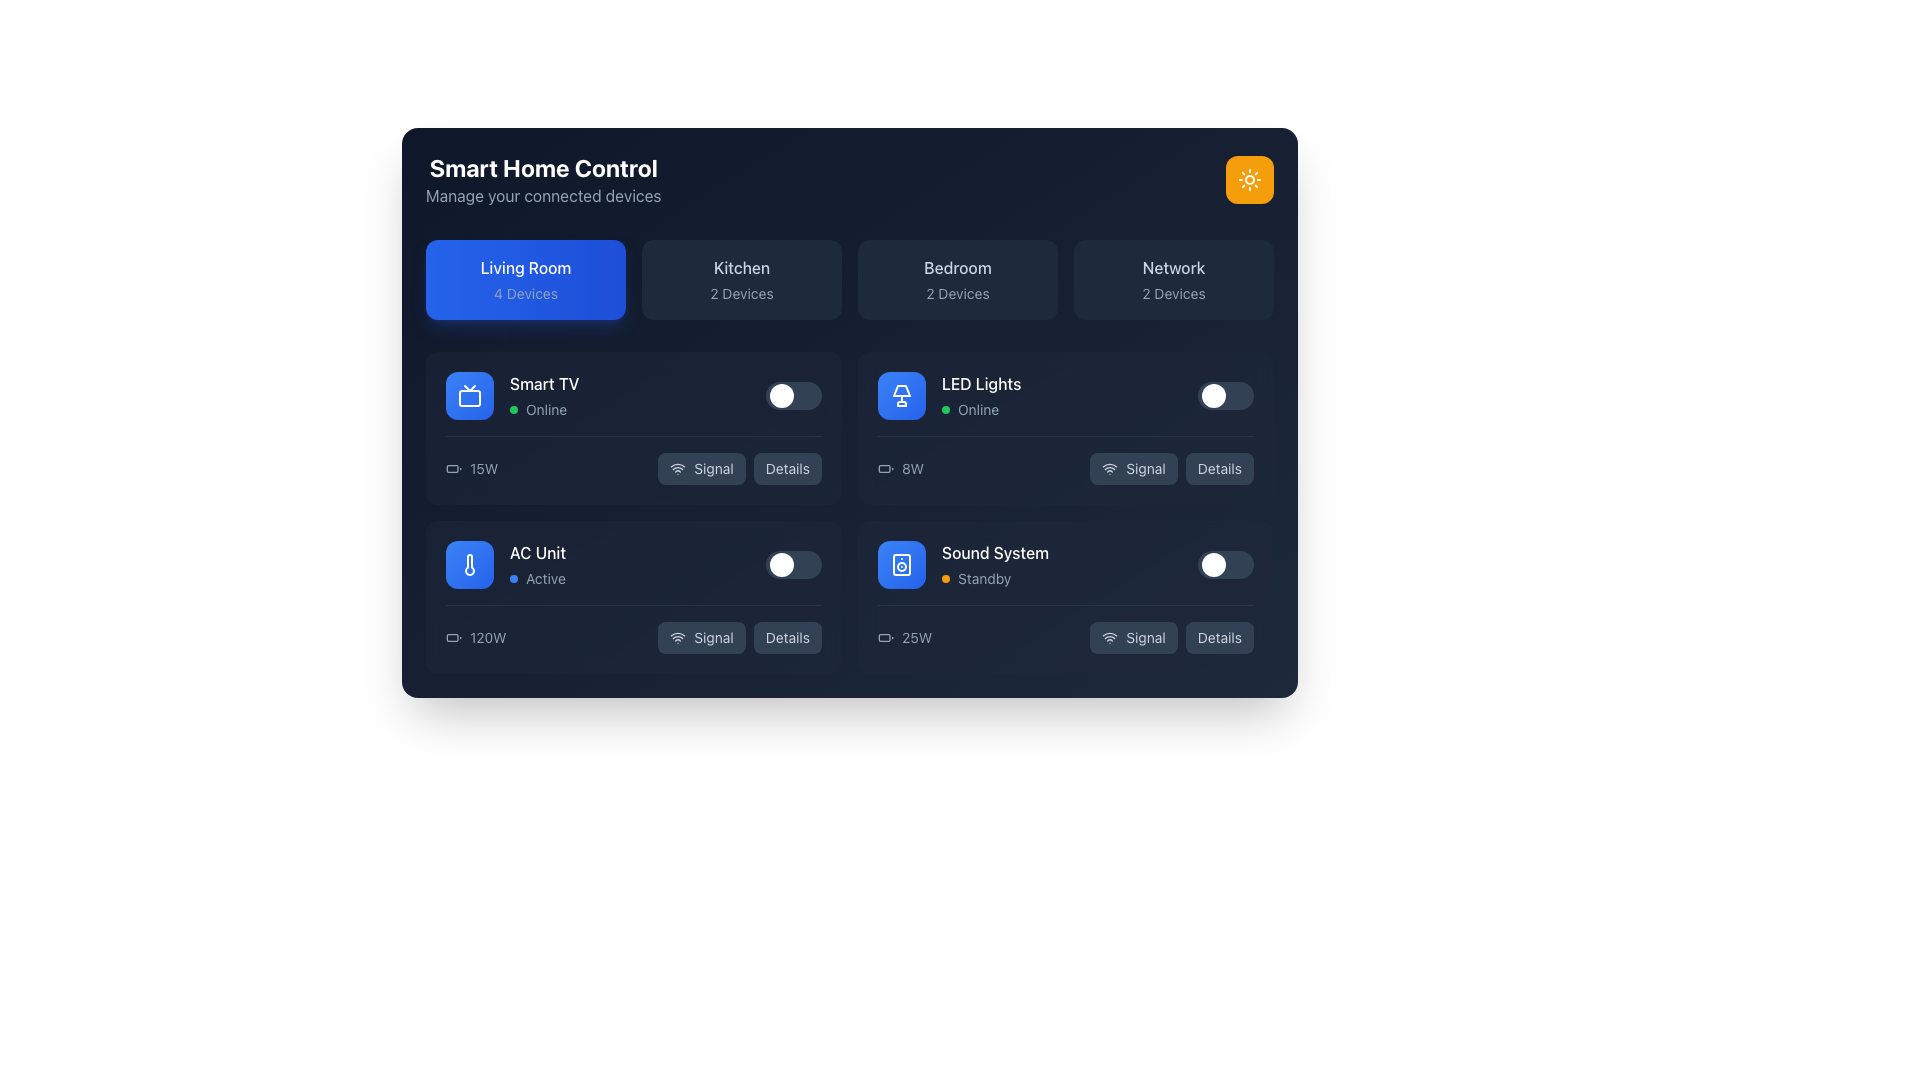 The image size is (1920, 1080). What do you see at coordinates (469, 396) in the screenshot?
I see `the rounded rectangular icon with a gradient from blue to lighter blue, featuring a white television icon, located in the 'Living Room' section under the 'Smart TV' device card` at bounding box center [469, 396].